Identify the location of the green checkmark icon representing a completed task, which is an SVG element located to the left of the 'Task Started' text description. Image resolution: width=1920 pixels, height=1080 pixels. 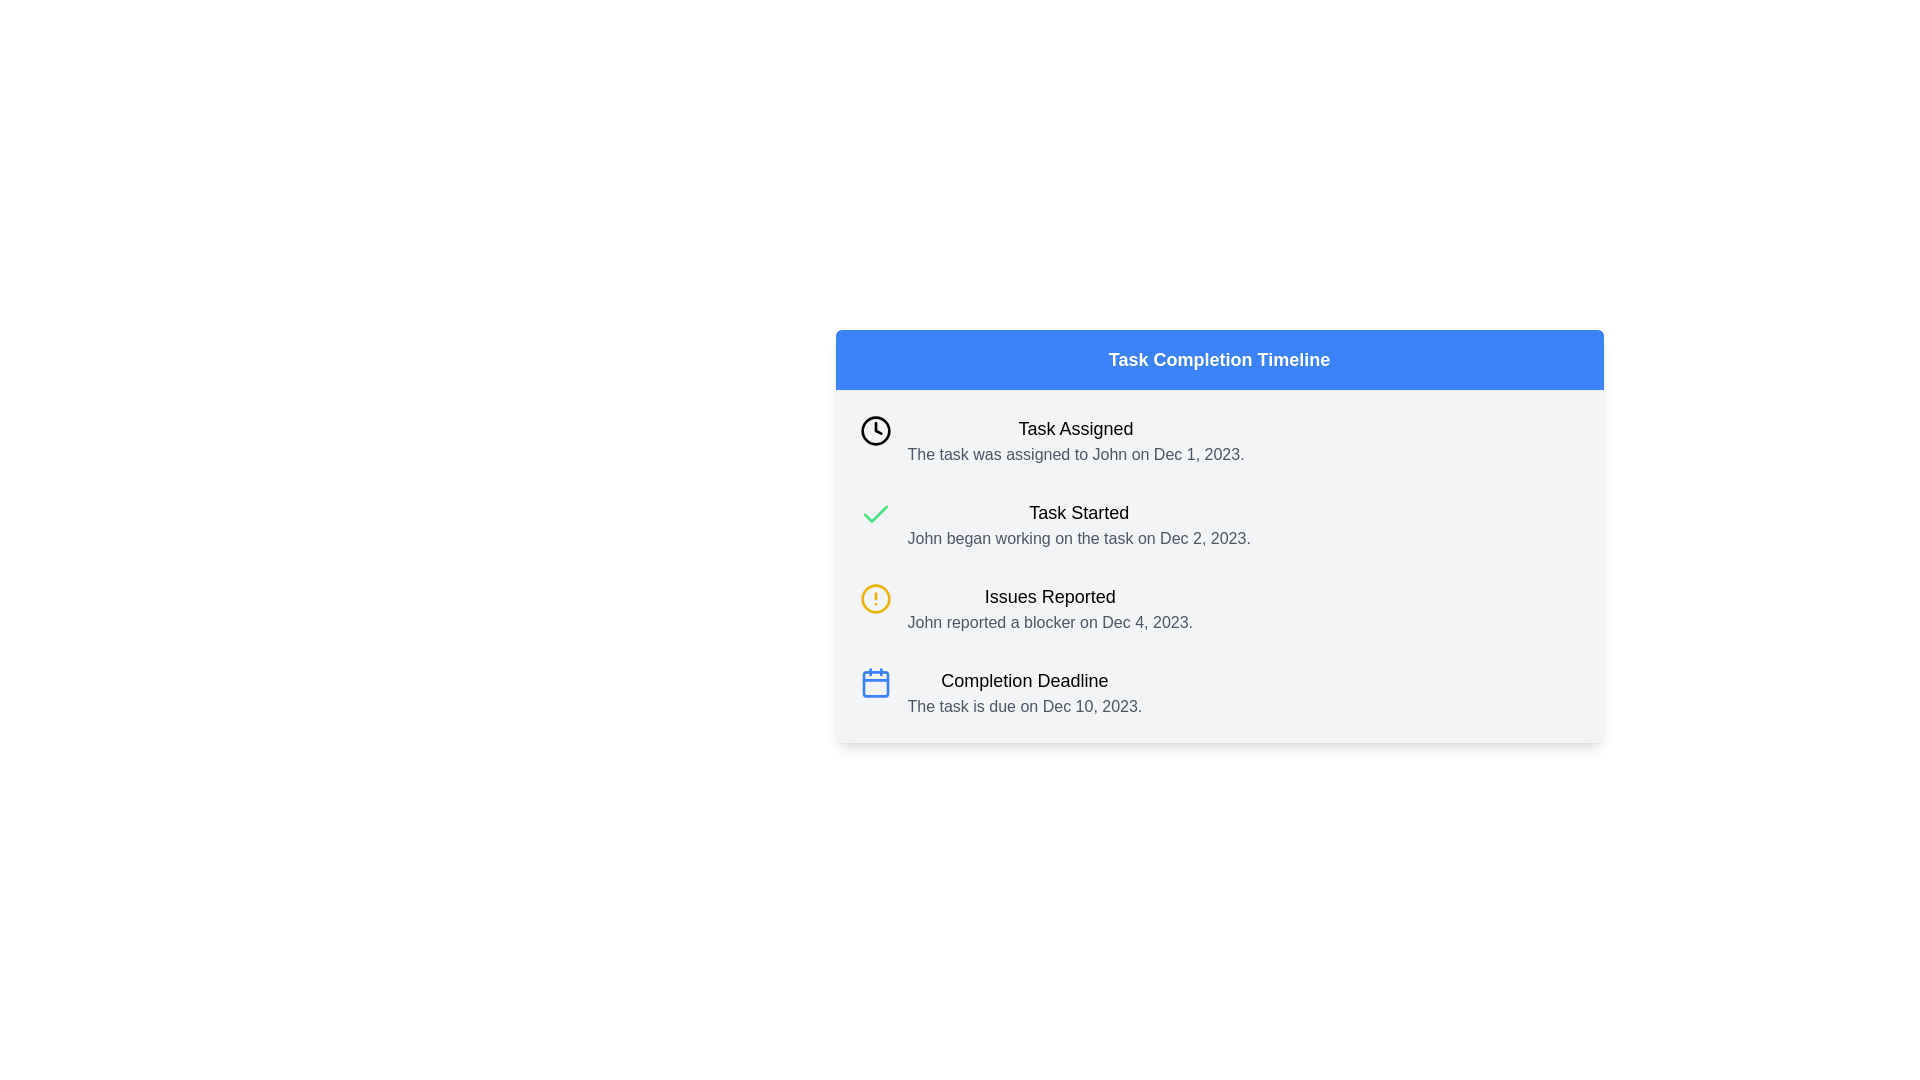
(875, 513).